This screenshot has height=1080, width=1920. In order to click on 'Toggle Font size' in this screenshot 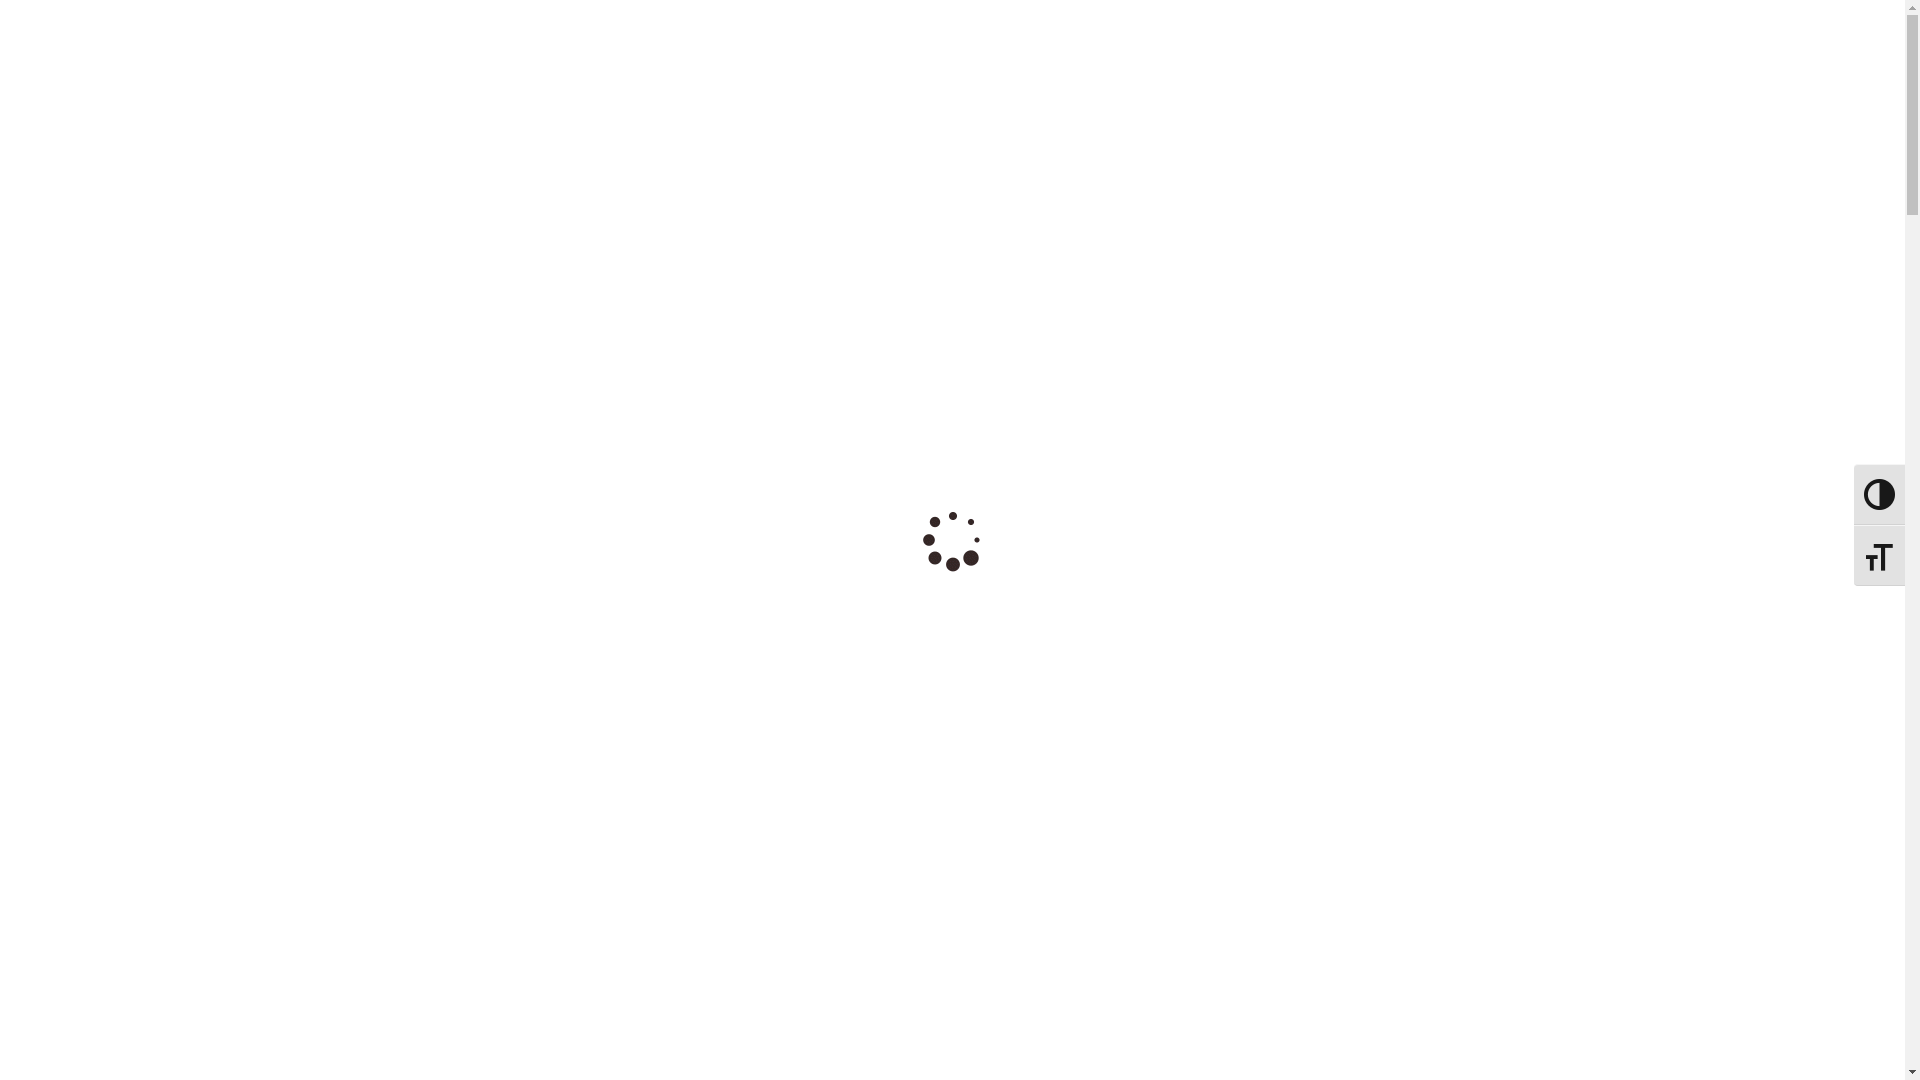, I will do `click(931, 28)`.